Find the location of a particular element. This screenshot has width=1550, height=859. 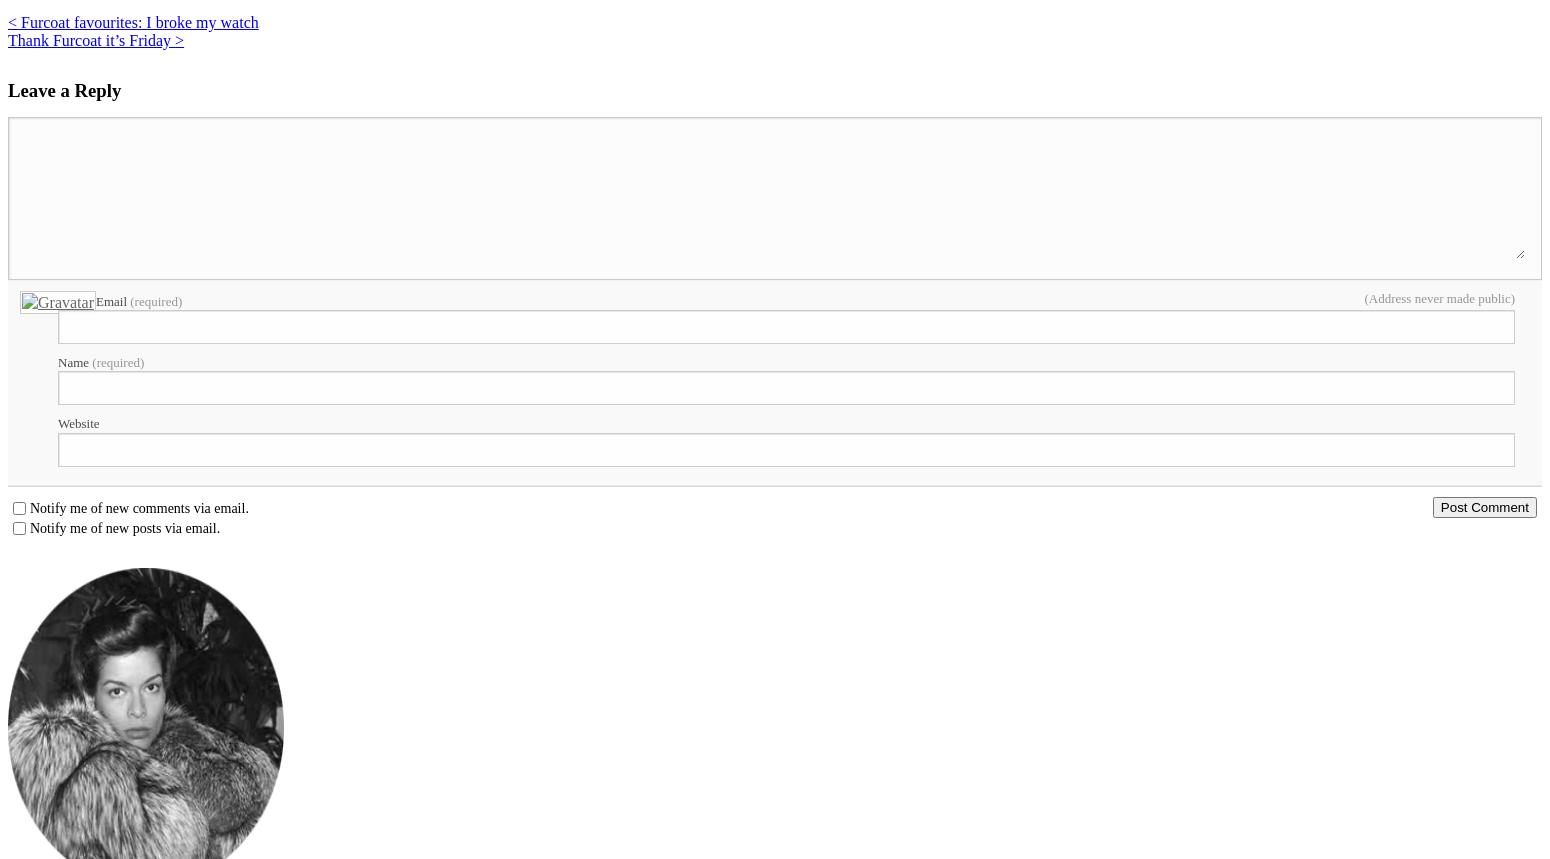

'Name' is located at coordinates (74, 361).